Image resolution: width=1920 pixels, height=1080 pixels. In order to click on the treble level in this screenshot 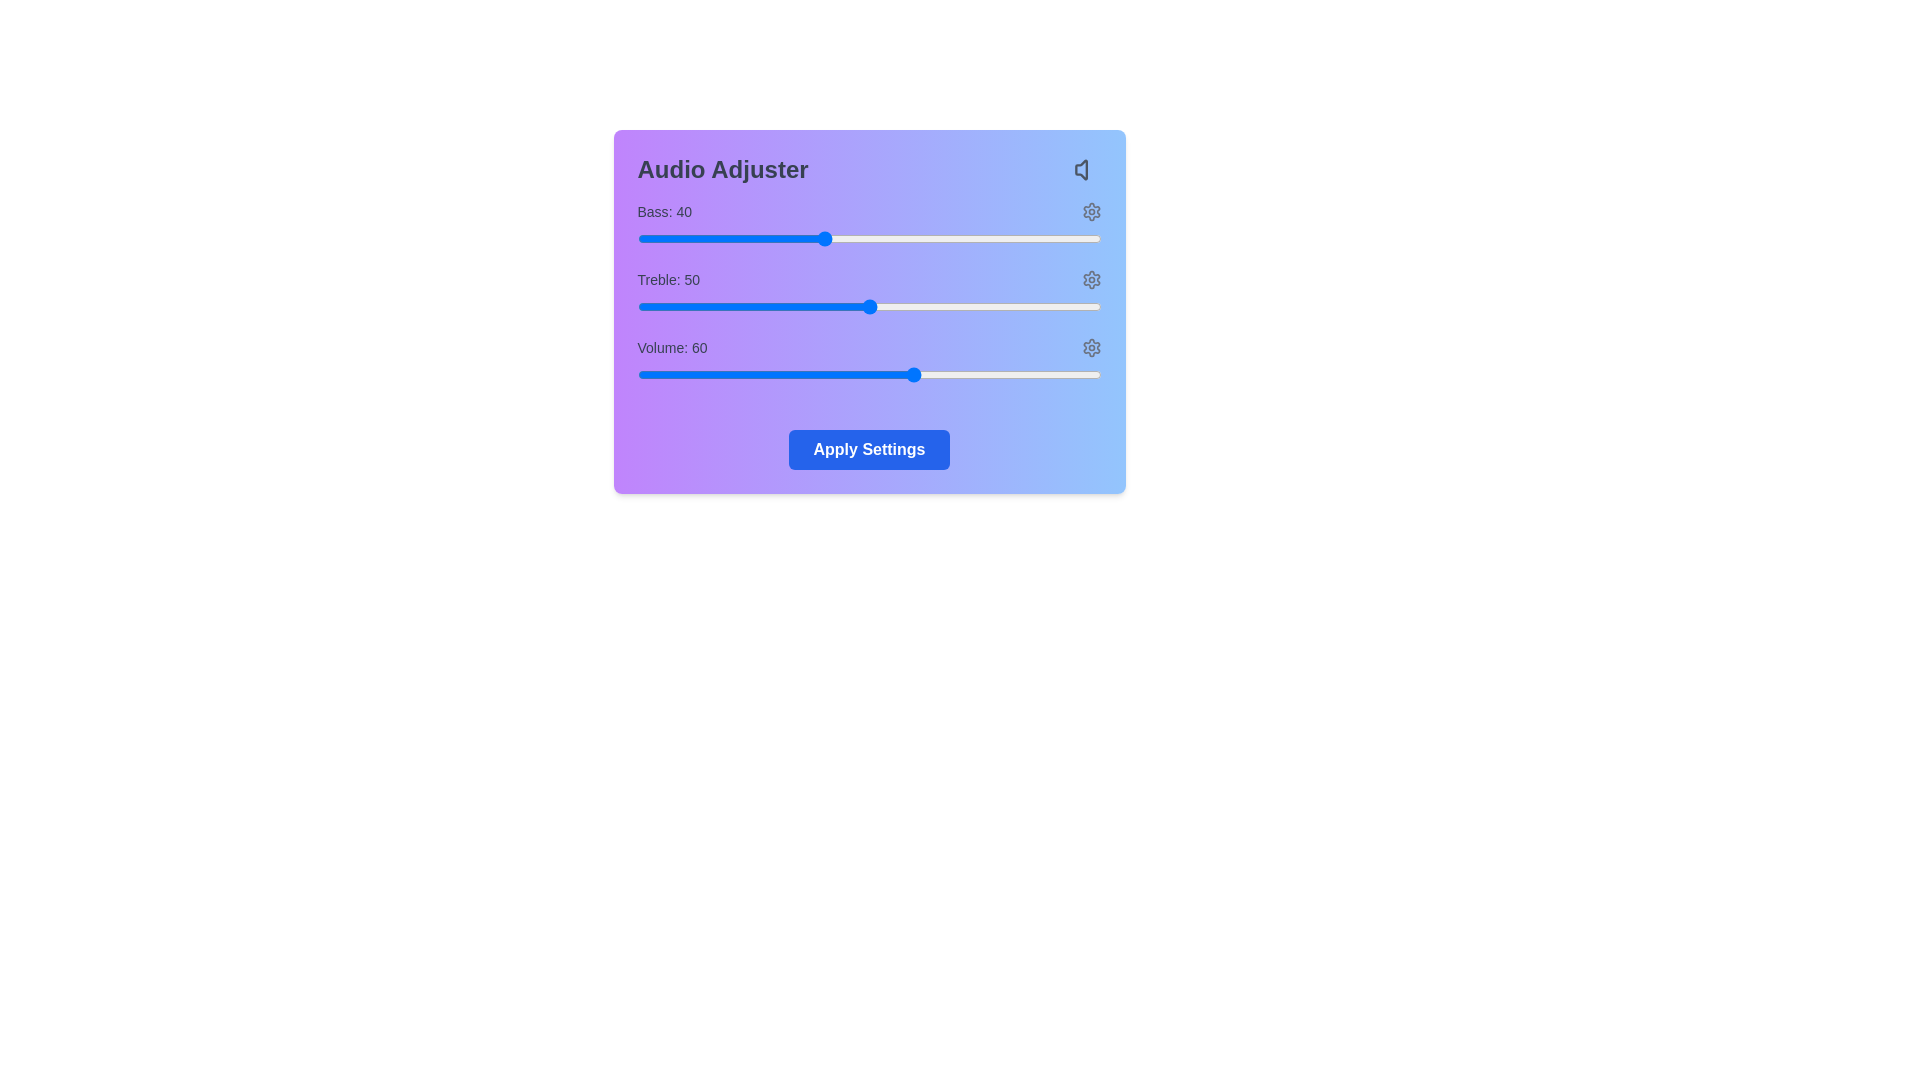, I will do `click(869, 307)`.